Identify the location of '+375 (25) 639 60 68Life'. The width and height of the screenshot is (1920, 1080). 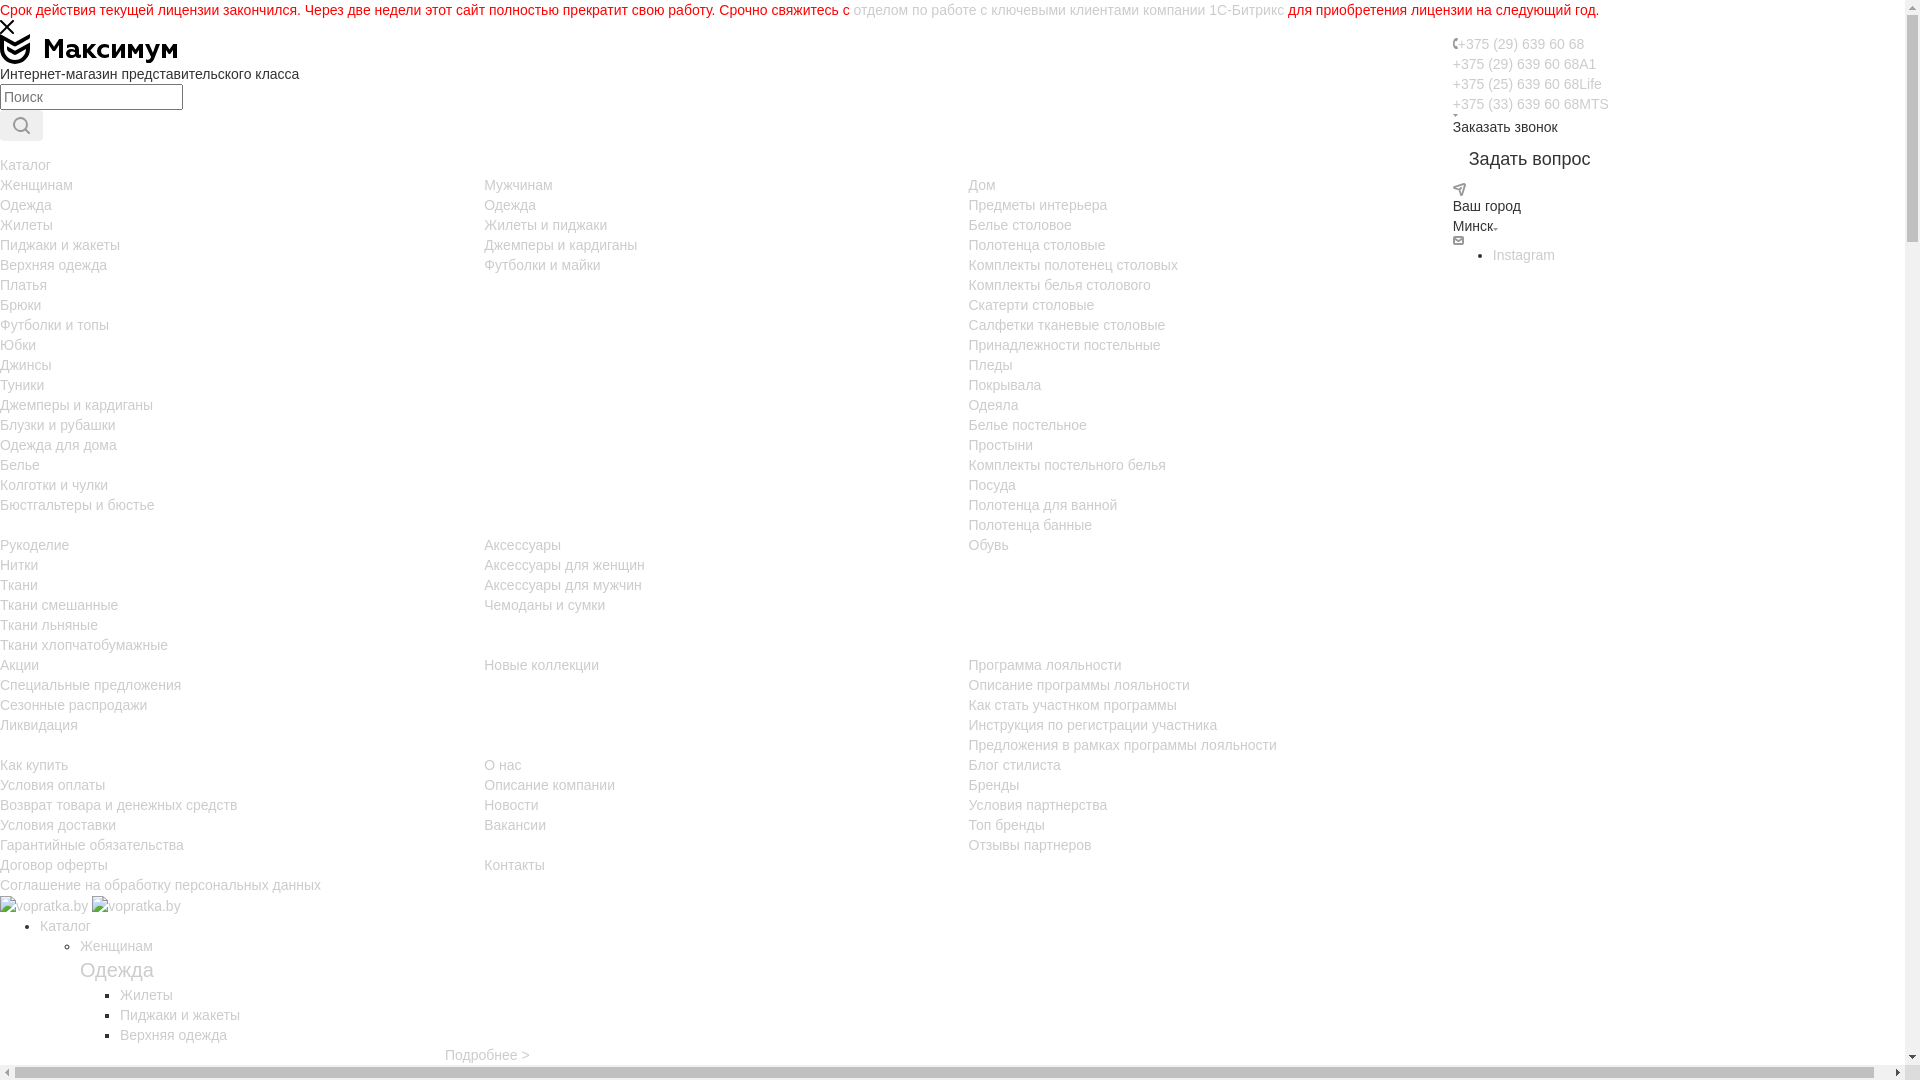
(1526, 83).